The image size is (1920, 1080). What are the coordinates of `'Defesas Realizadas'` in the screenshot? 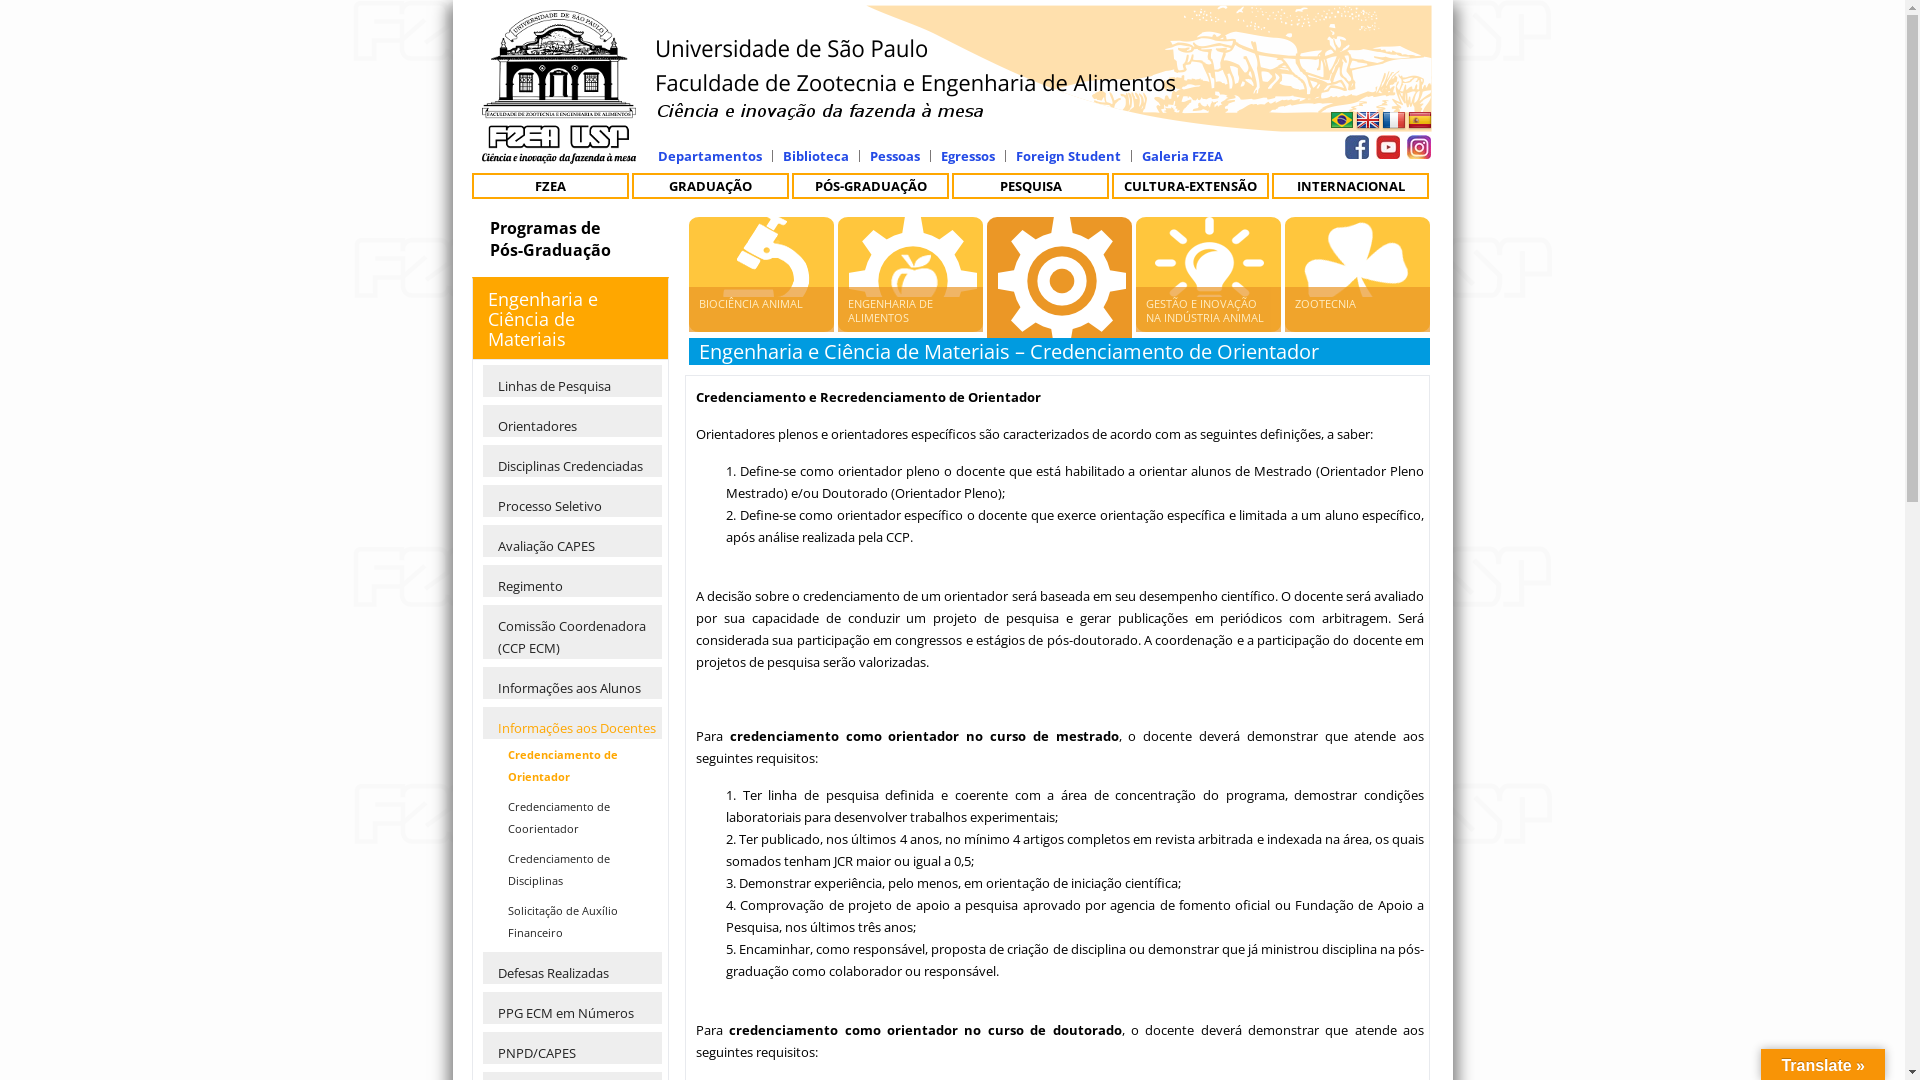 It's located at (571, 967).